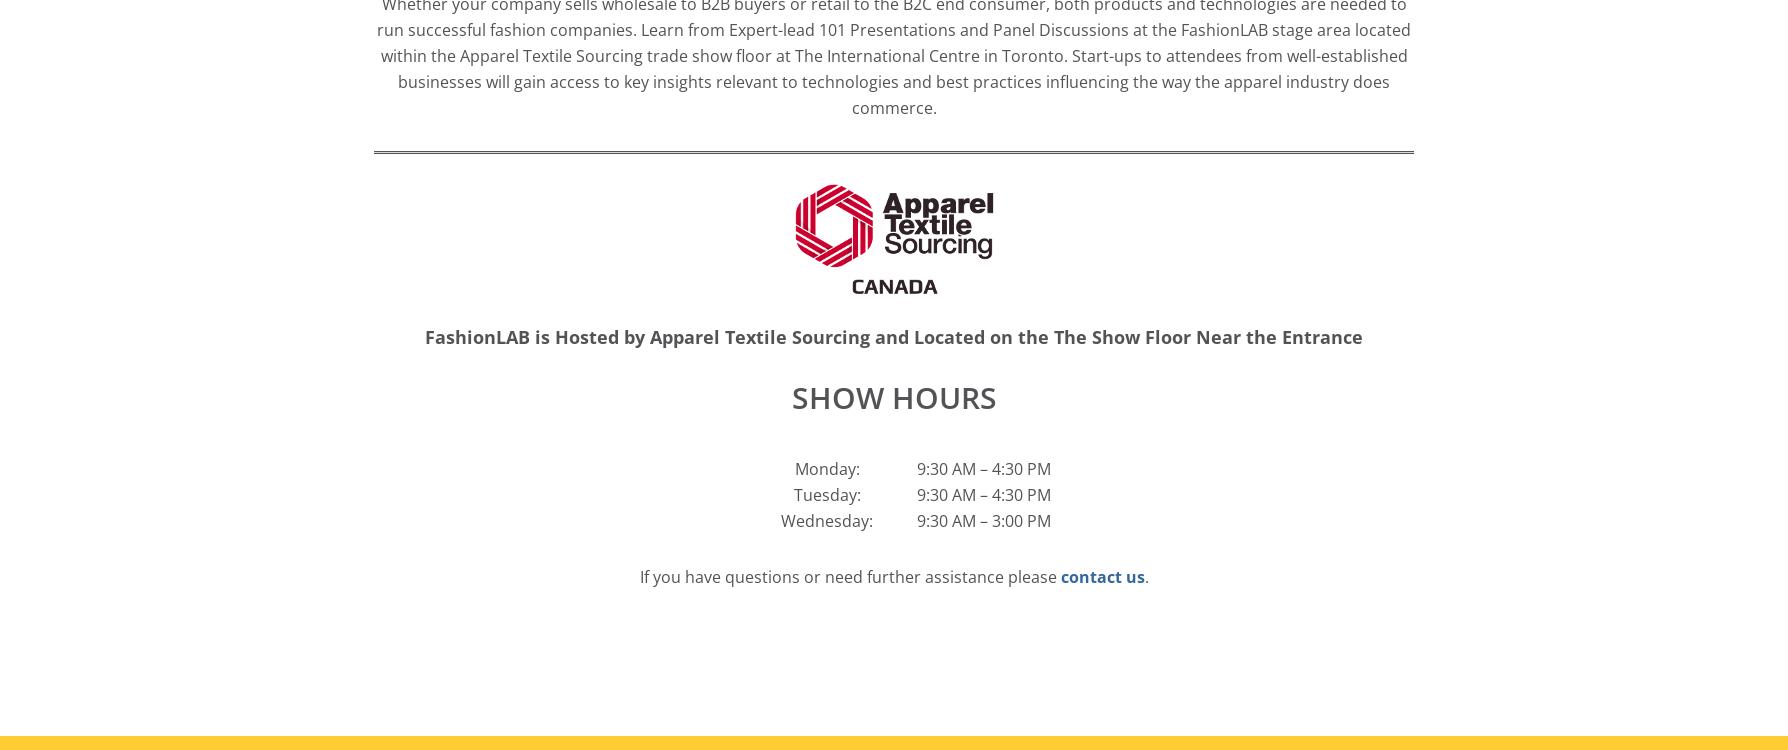  I want to click on 'SHOW HOURS', so click(892, 397).